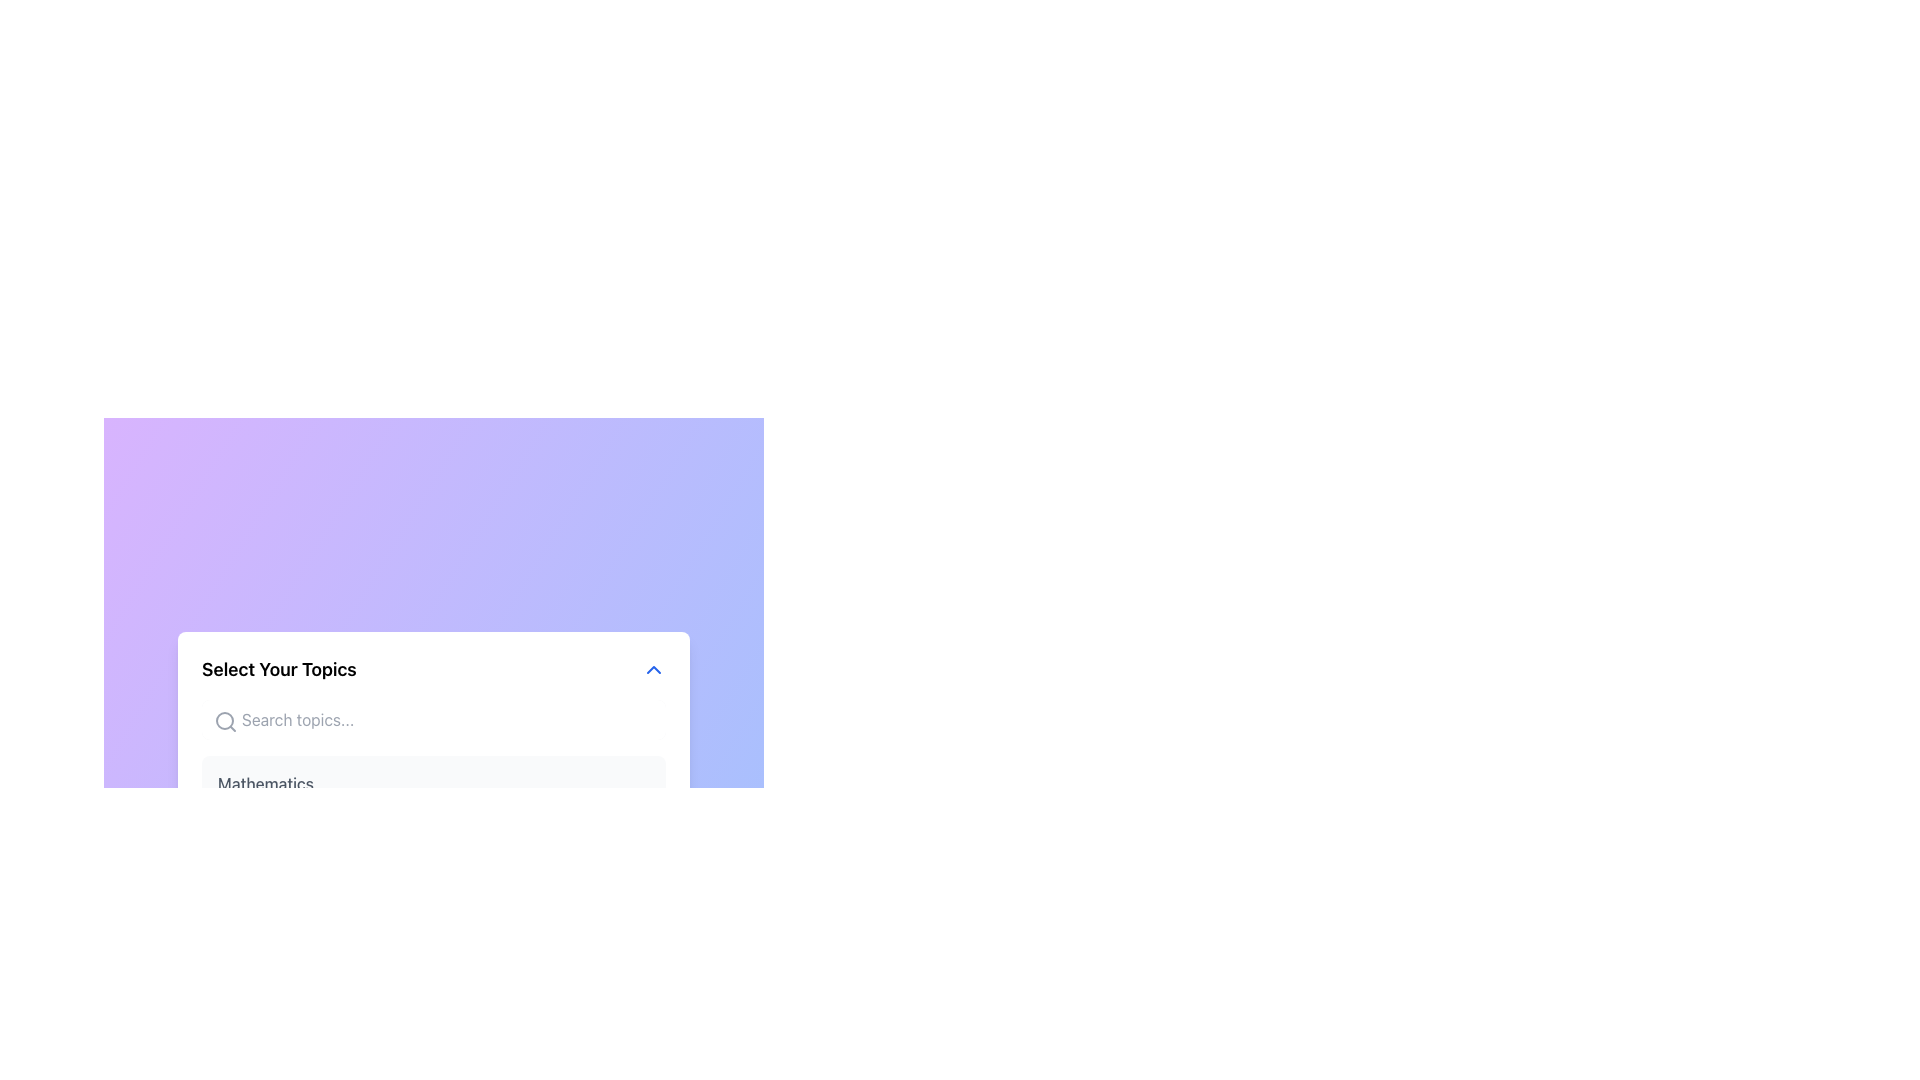 This screenshot has height=1080, width=1920. Describe the element at coordinates (653, 670) in the screenshot. I see `the blue chevron icon located on the right side of the 'Select Your Topics' header` at that location.